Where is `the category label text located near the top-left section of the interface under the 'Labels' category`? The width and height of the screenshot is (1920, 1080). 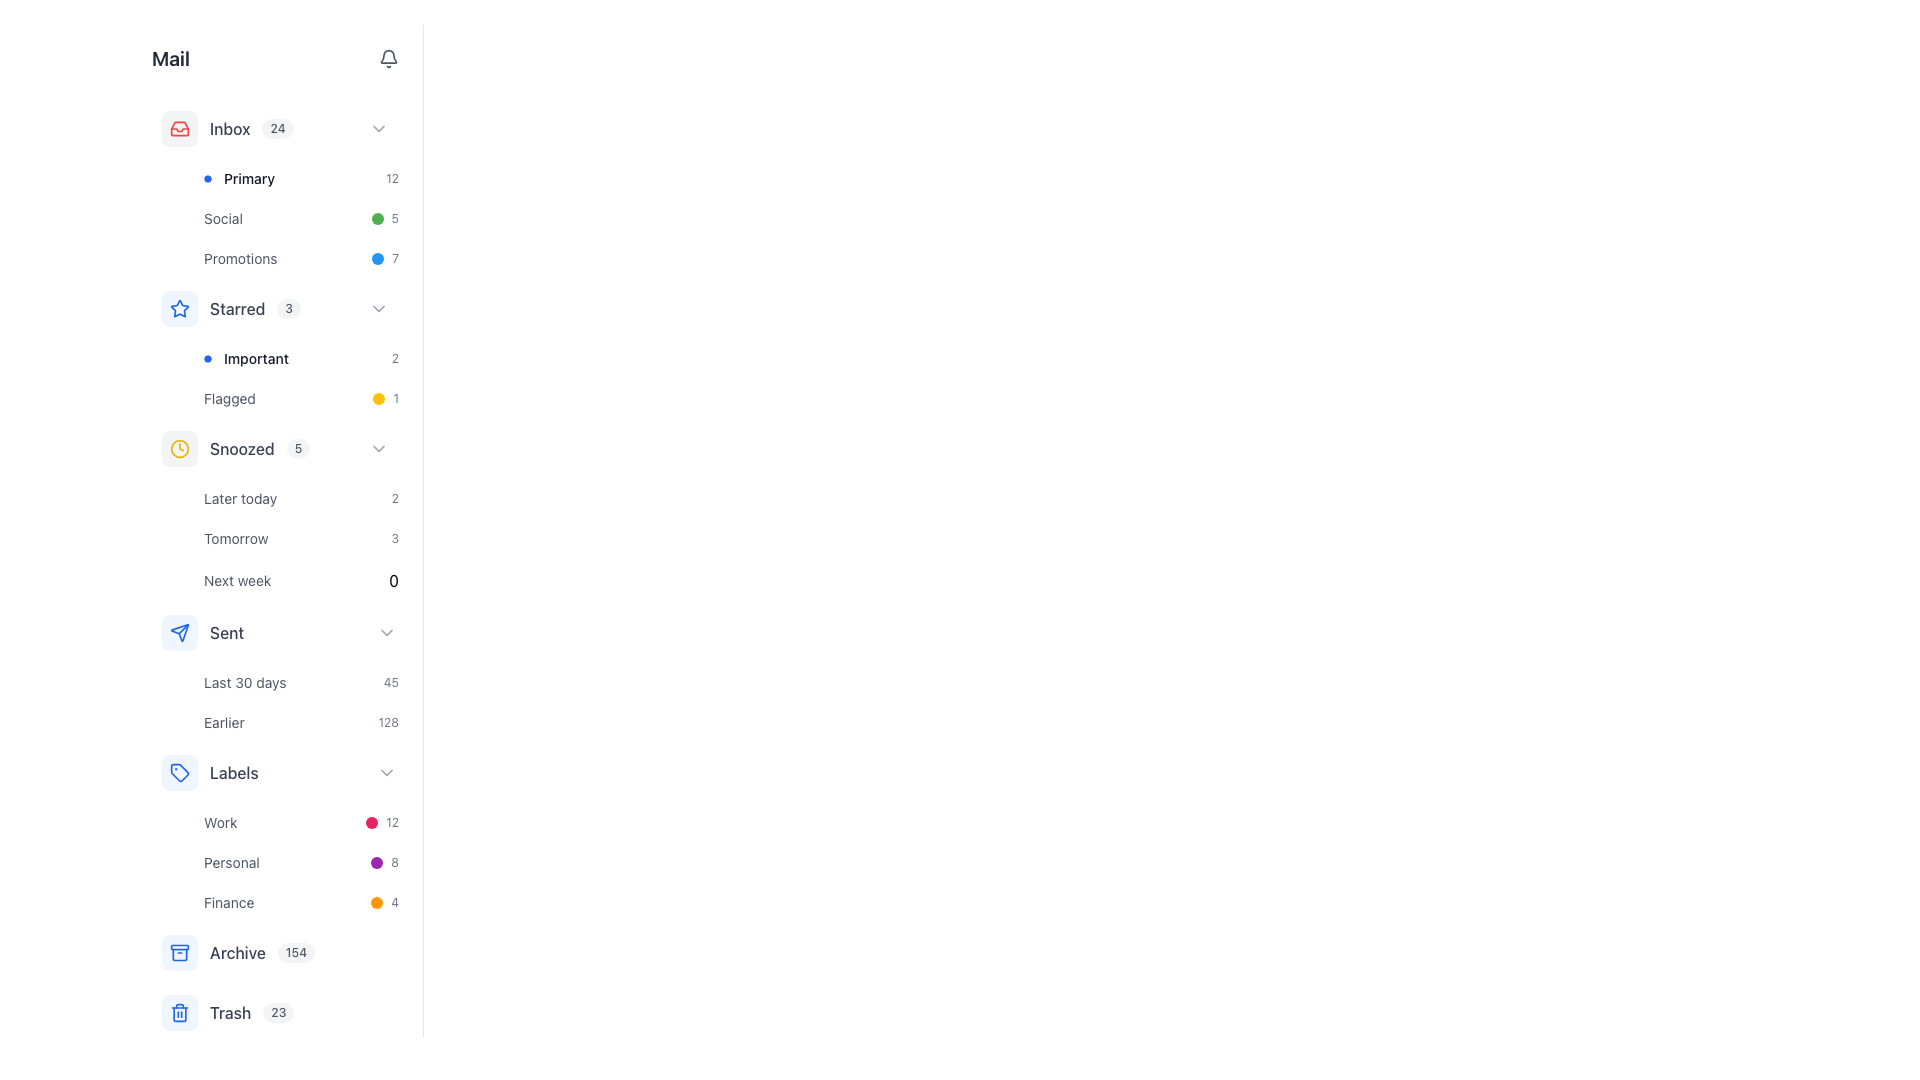 the category label text located near the top-left section of the interface under the 'Labels' category is located at coordinates (220, 822).